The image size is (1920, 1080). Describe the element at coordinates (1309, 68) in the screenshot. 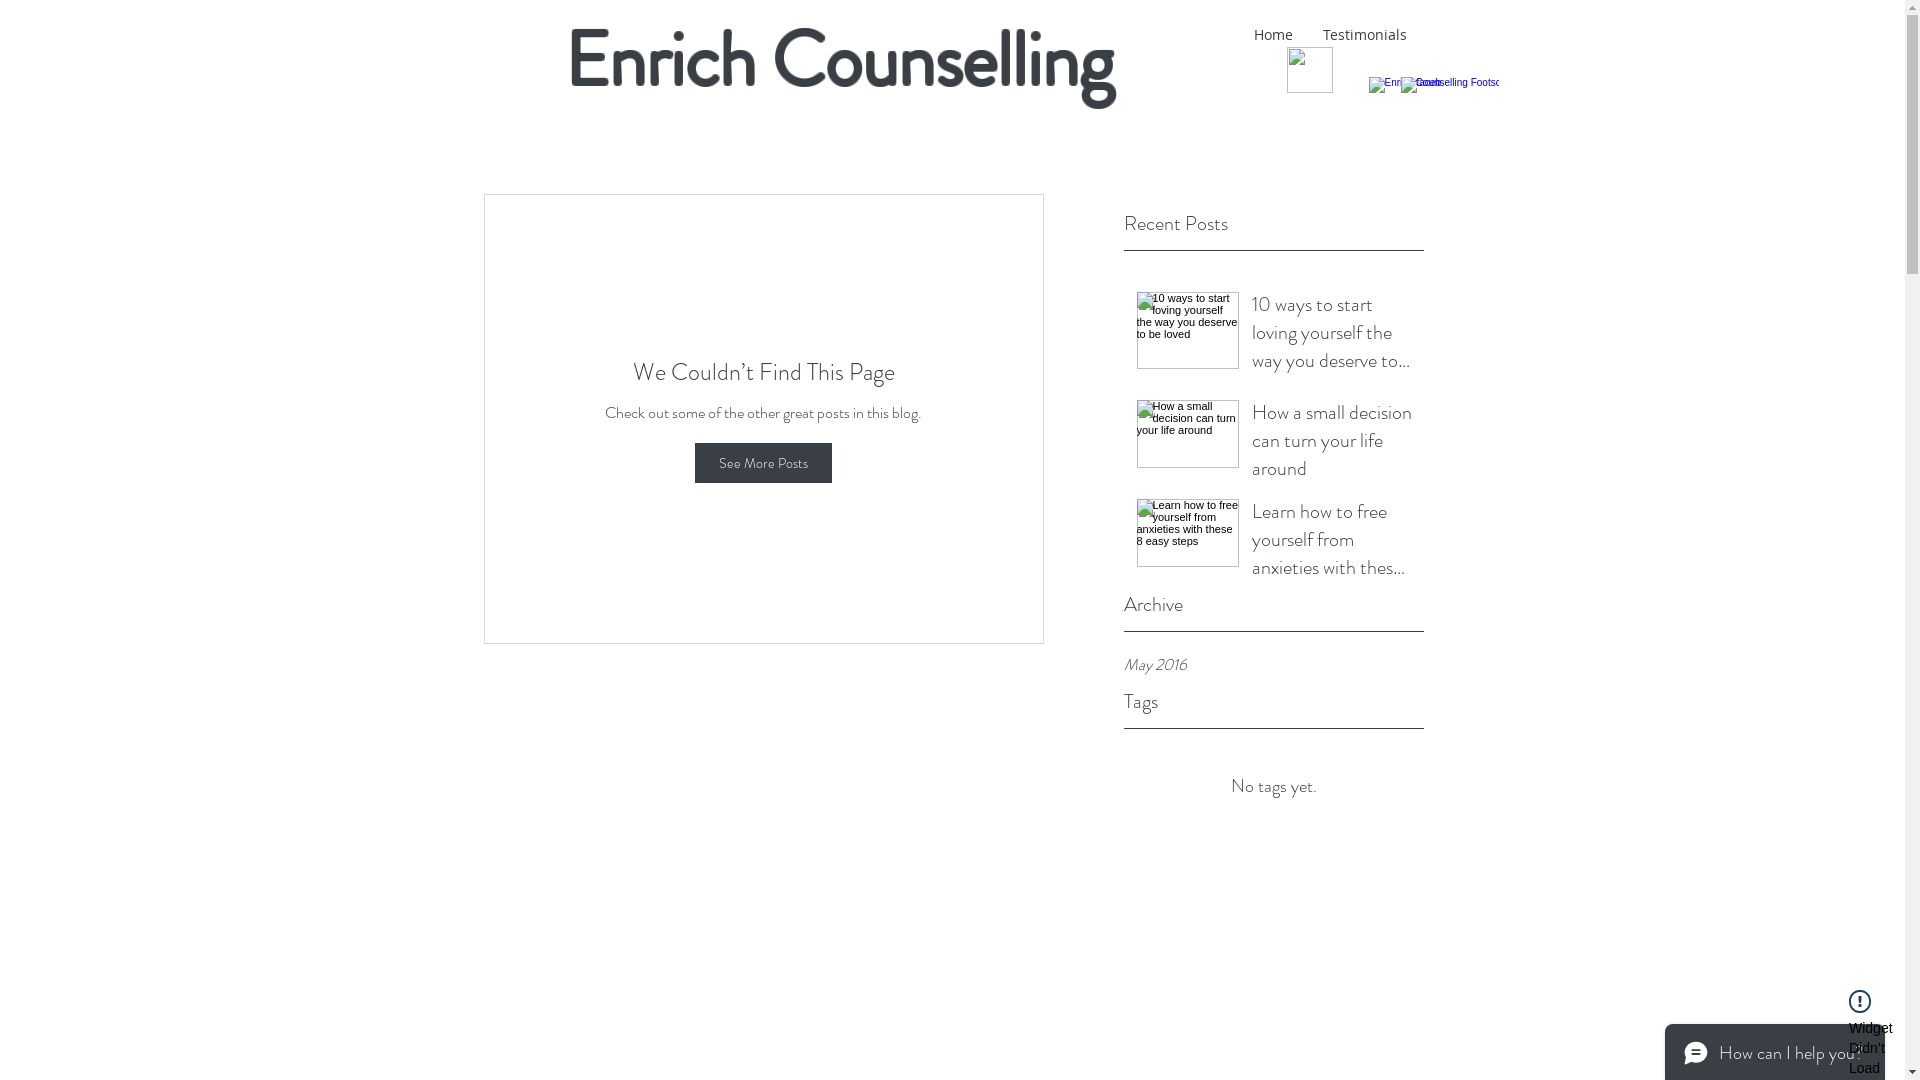

I see `'Menu'` at that location.